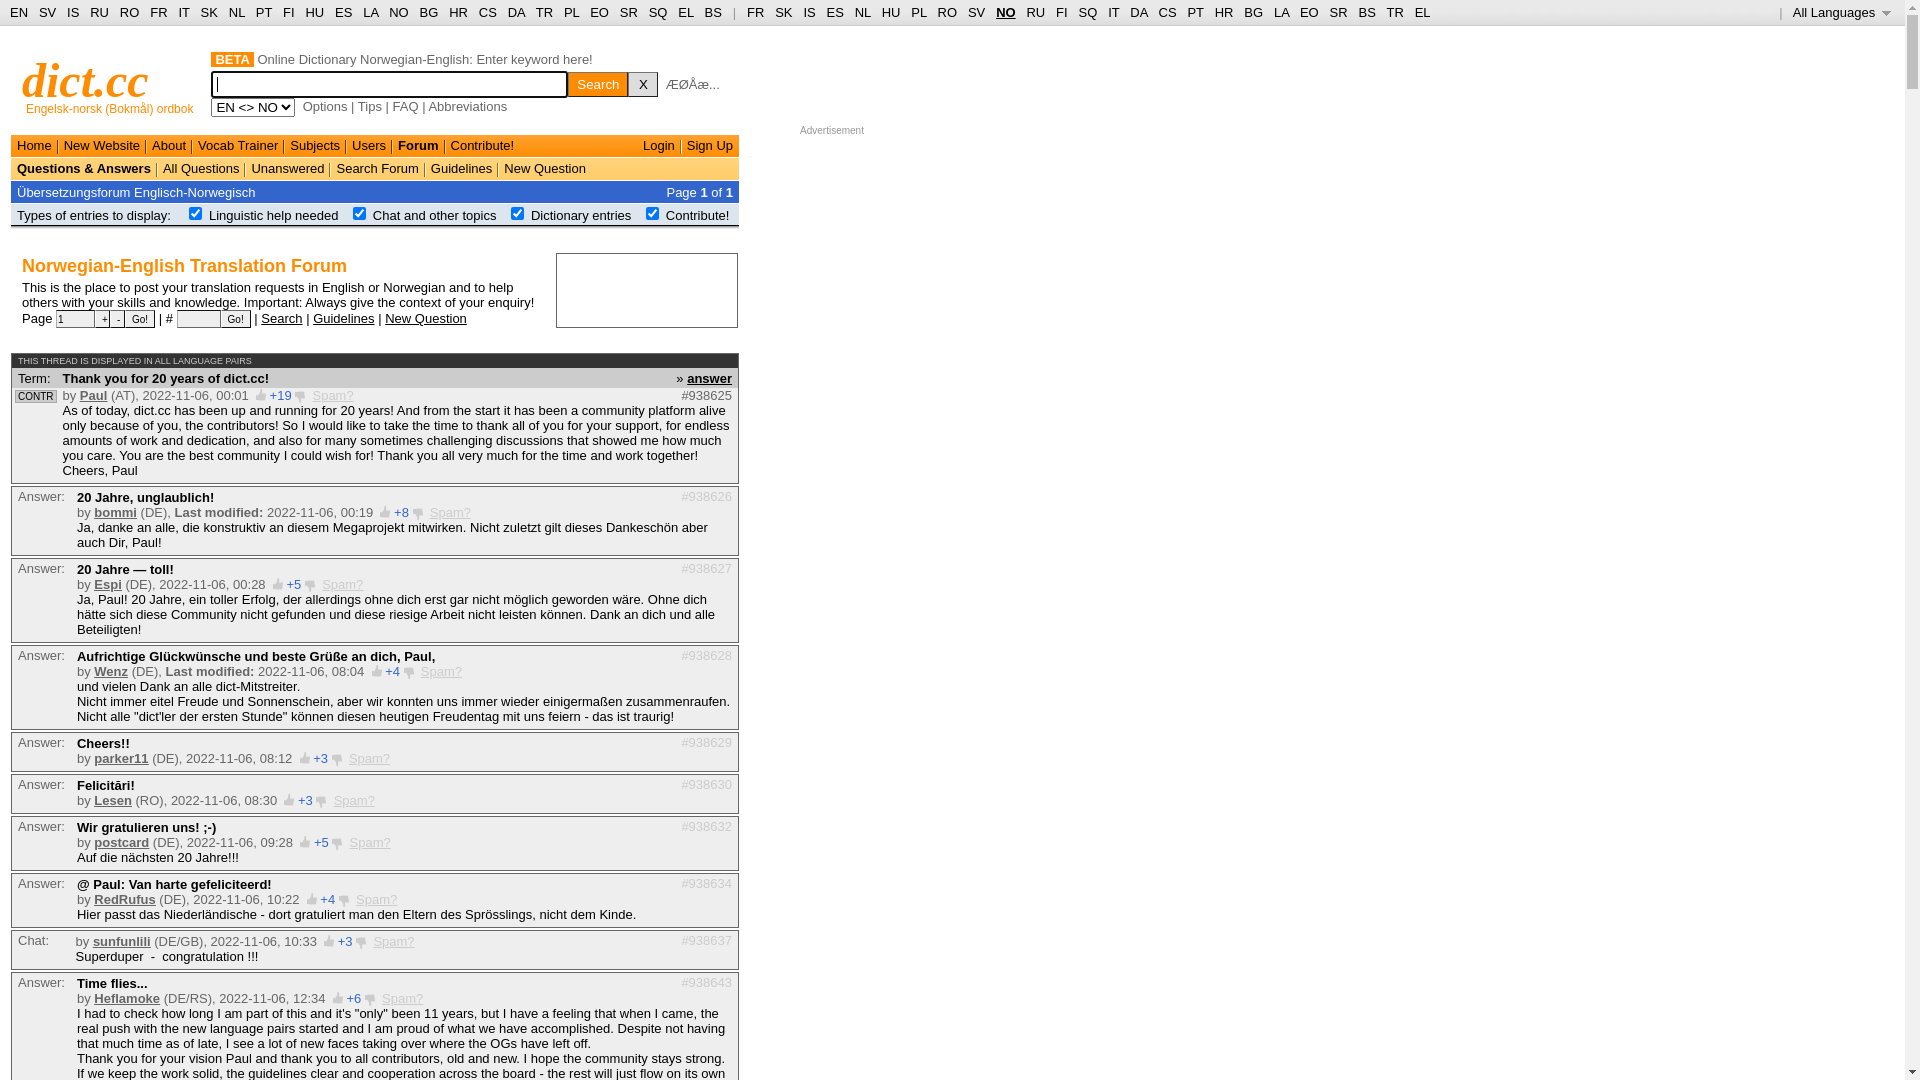  I want to click on 'Users', so click(369, 144).